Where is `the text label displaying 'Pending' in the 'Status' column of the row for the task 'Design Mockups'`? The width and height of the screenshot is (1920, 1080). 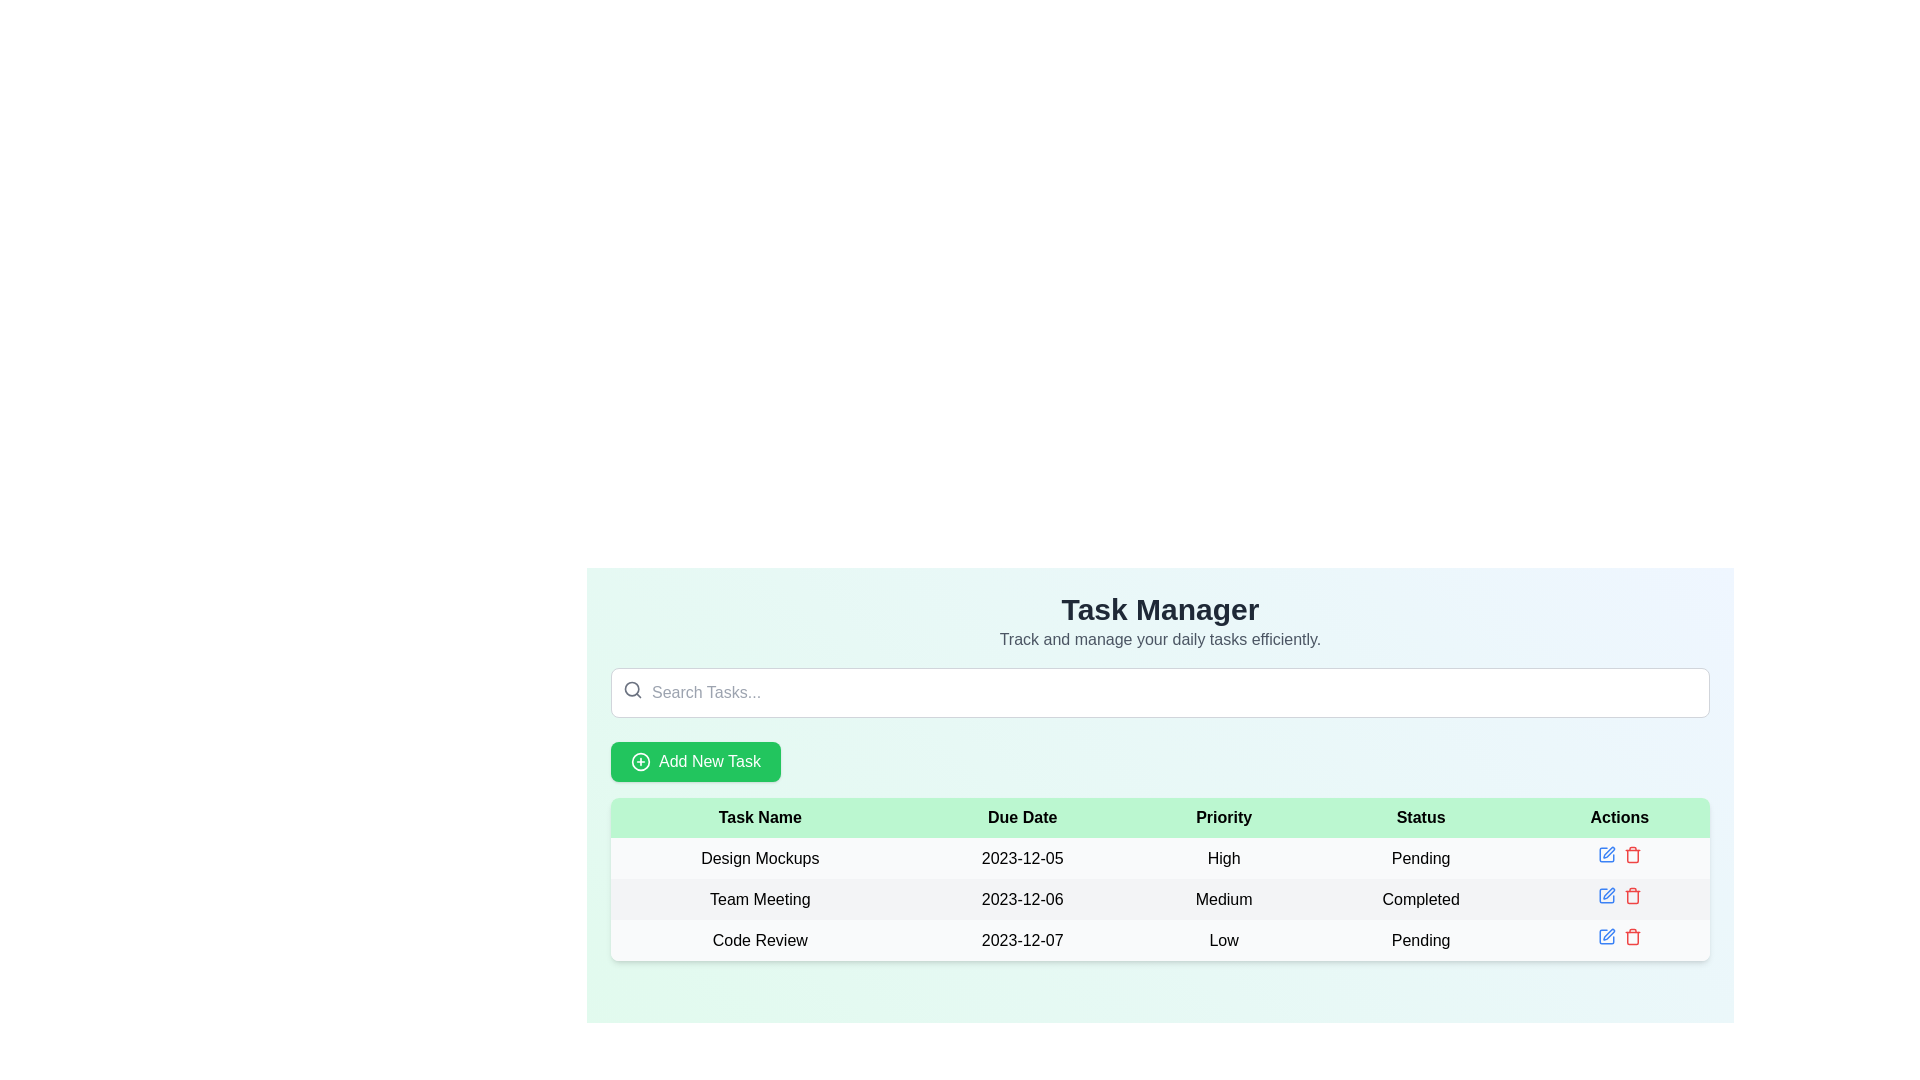
the text label displaying 'Pending' in the 'Status' column of the row for the task 'Design Mockups' is located at coordinates (1420, 857).